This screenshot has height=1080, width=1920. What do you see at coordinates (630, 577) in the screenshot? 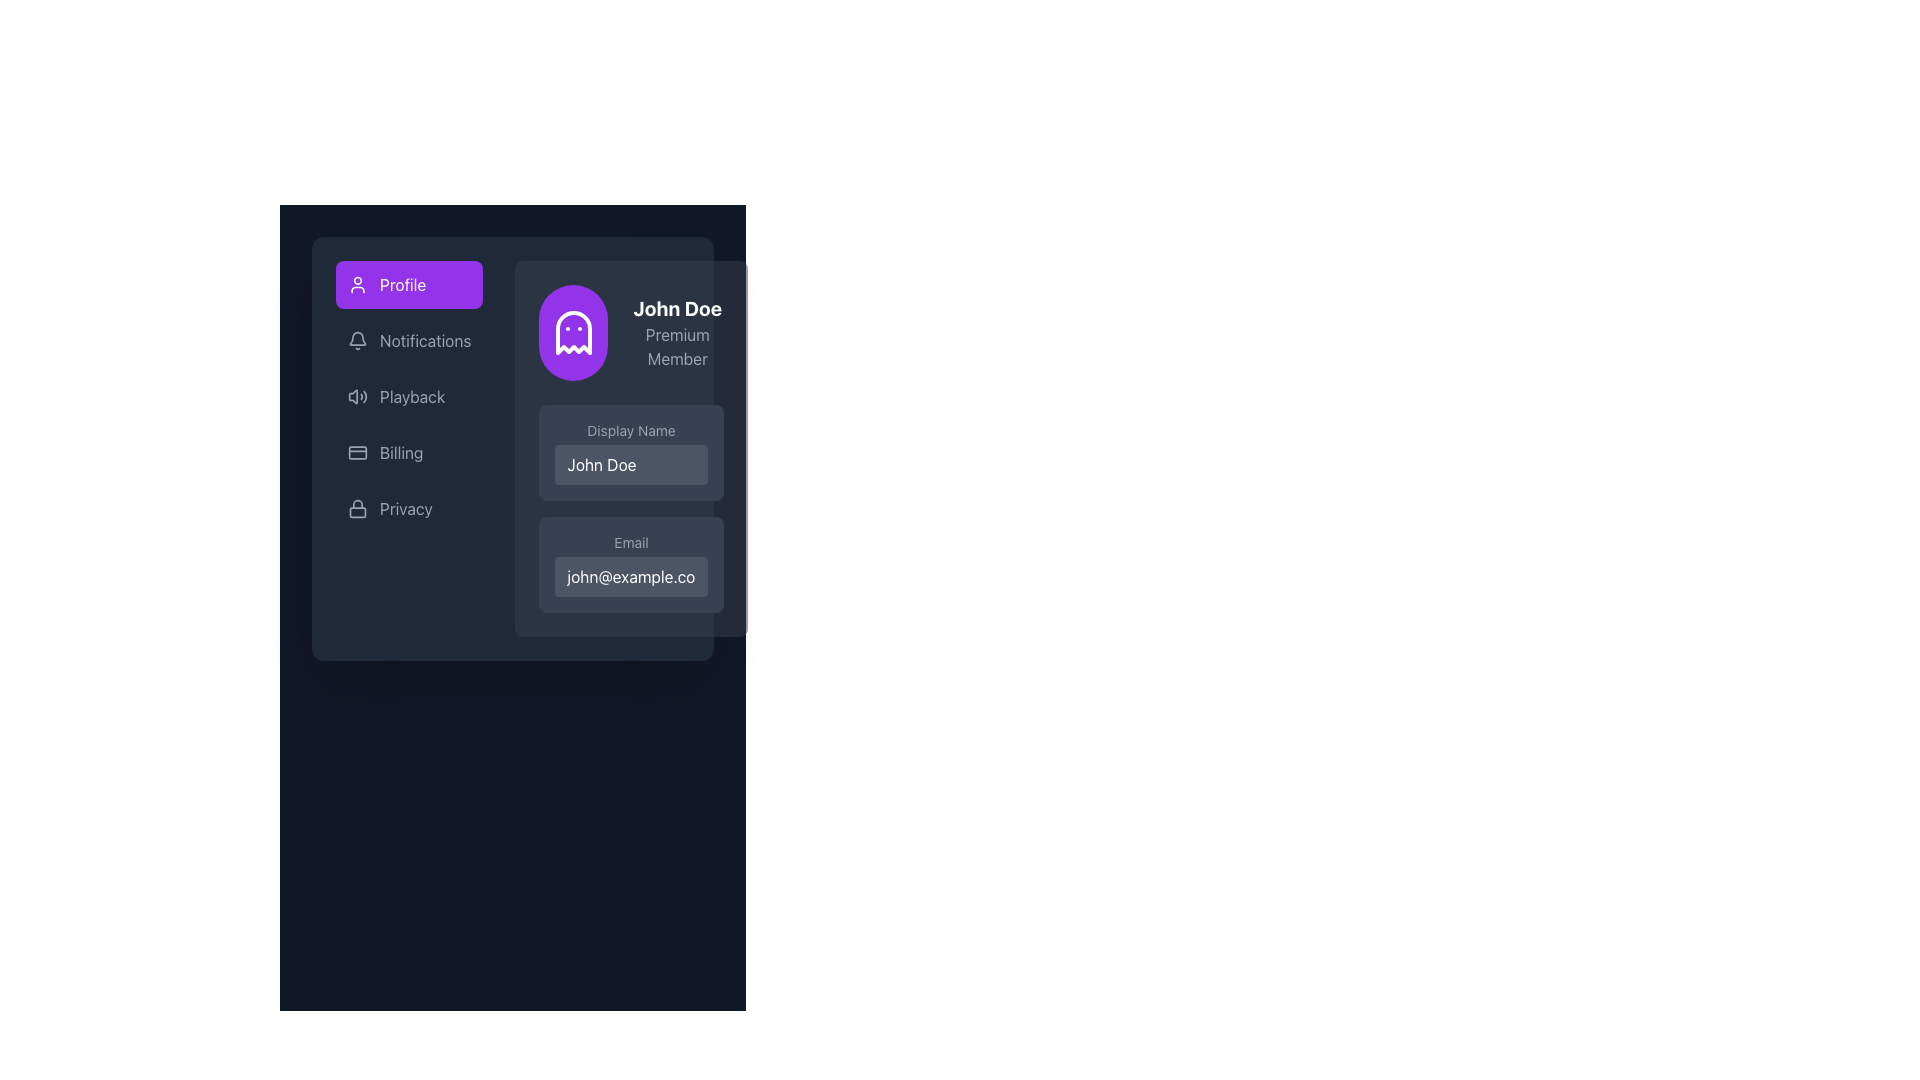
I see `the email input field located beneath the 'Email' label` at bounding box center [630, 577].